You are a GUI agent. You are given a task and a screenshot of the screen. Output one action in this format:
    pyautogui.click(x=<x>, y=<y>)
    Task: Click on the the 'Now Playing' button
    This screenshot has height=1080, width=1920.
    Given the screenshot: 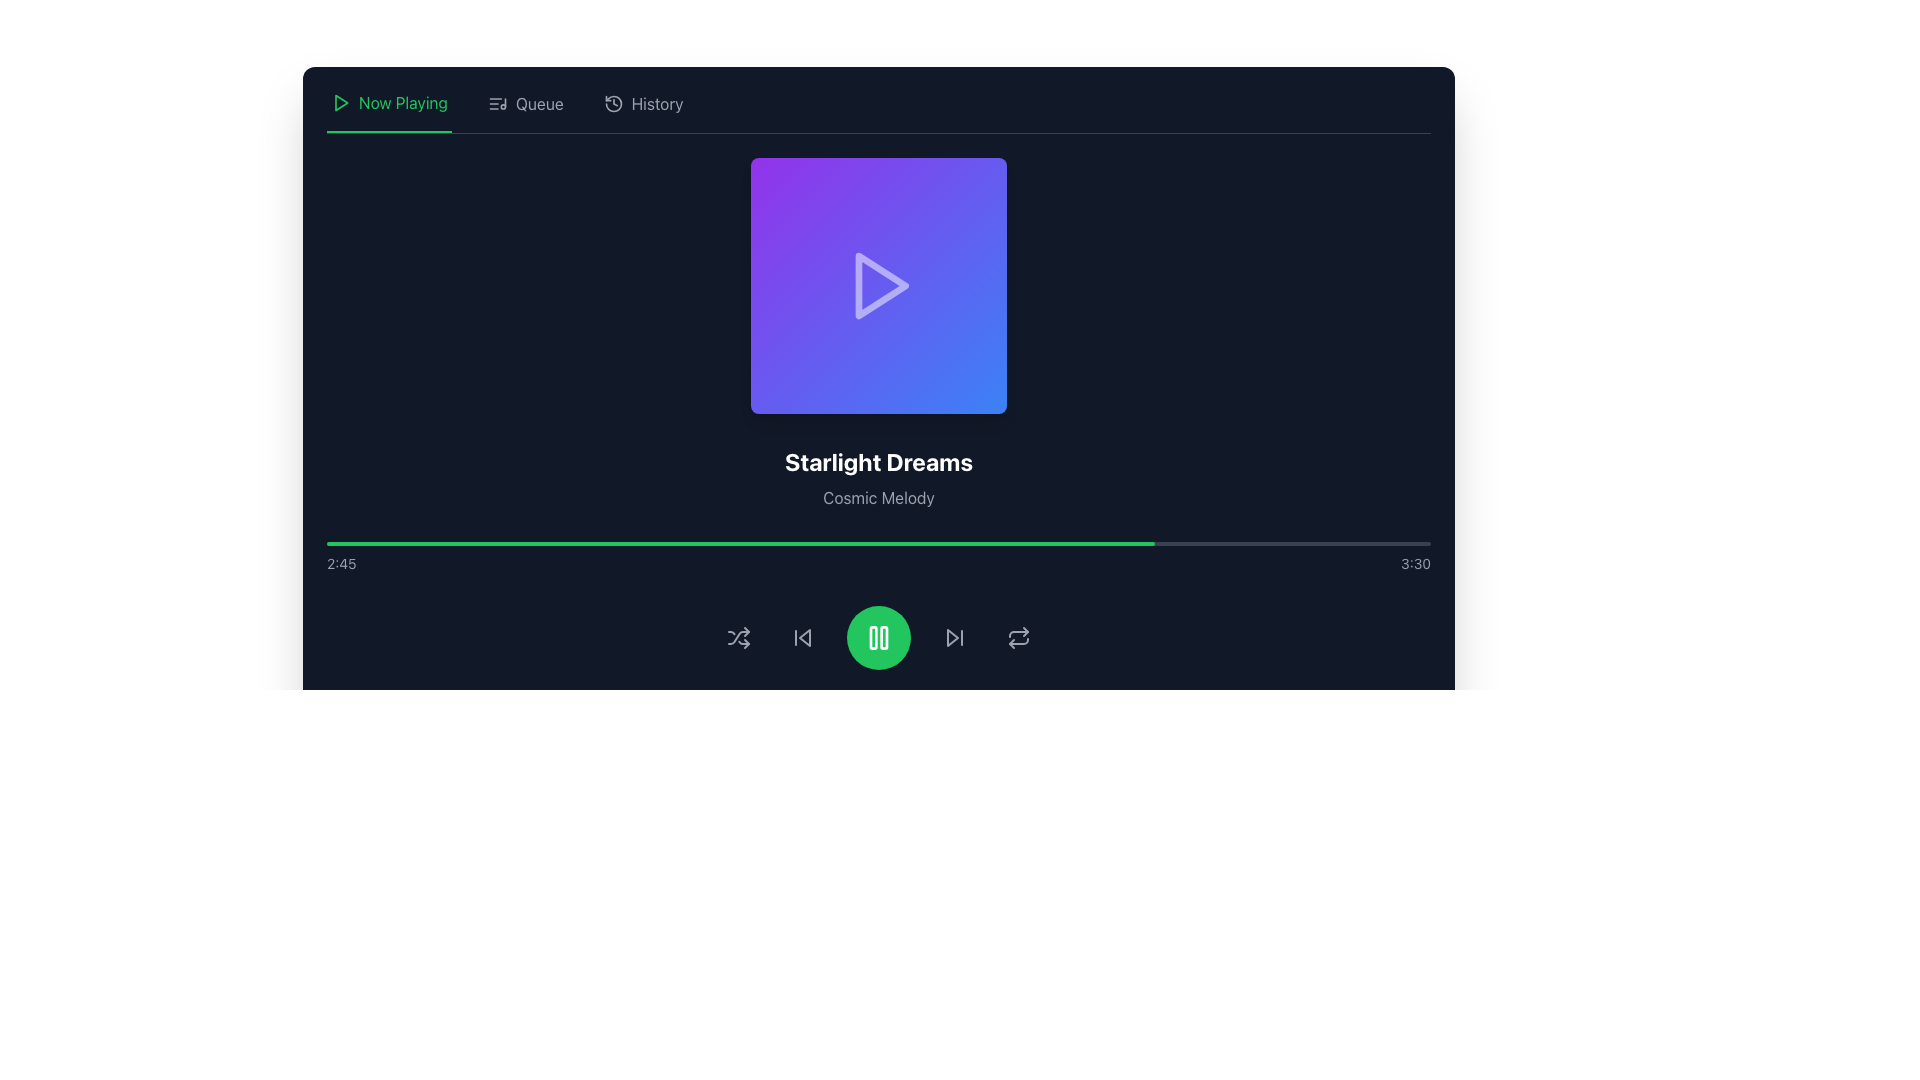 What is the action you would take?
    pyautogui.click(x=389, y=111)
    